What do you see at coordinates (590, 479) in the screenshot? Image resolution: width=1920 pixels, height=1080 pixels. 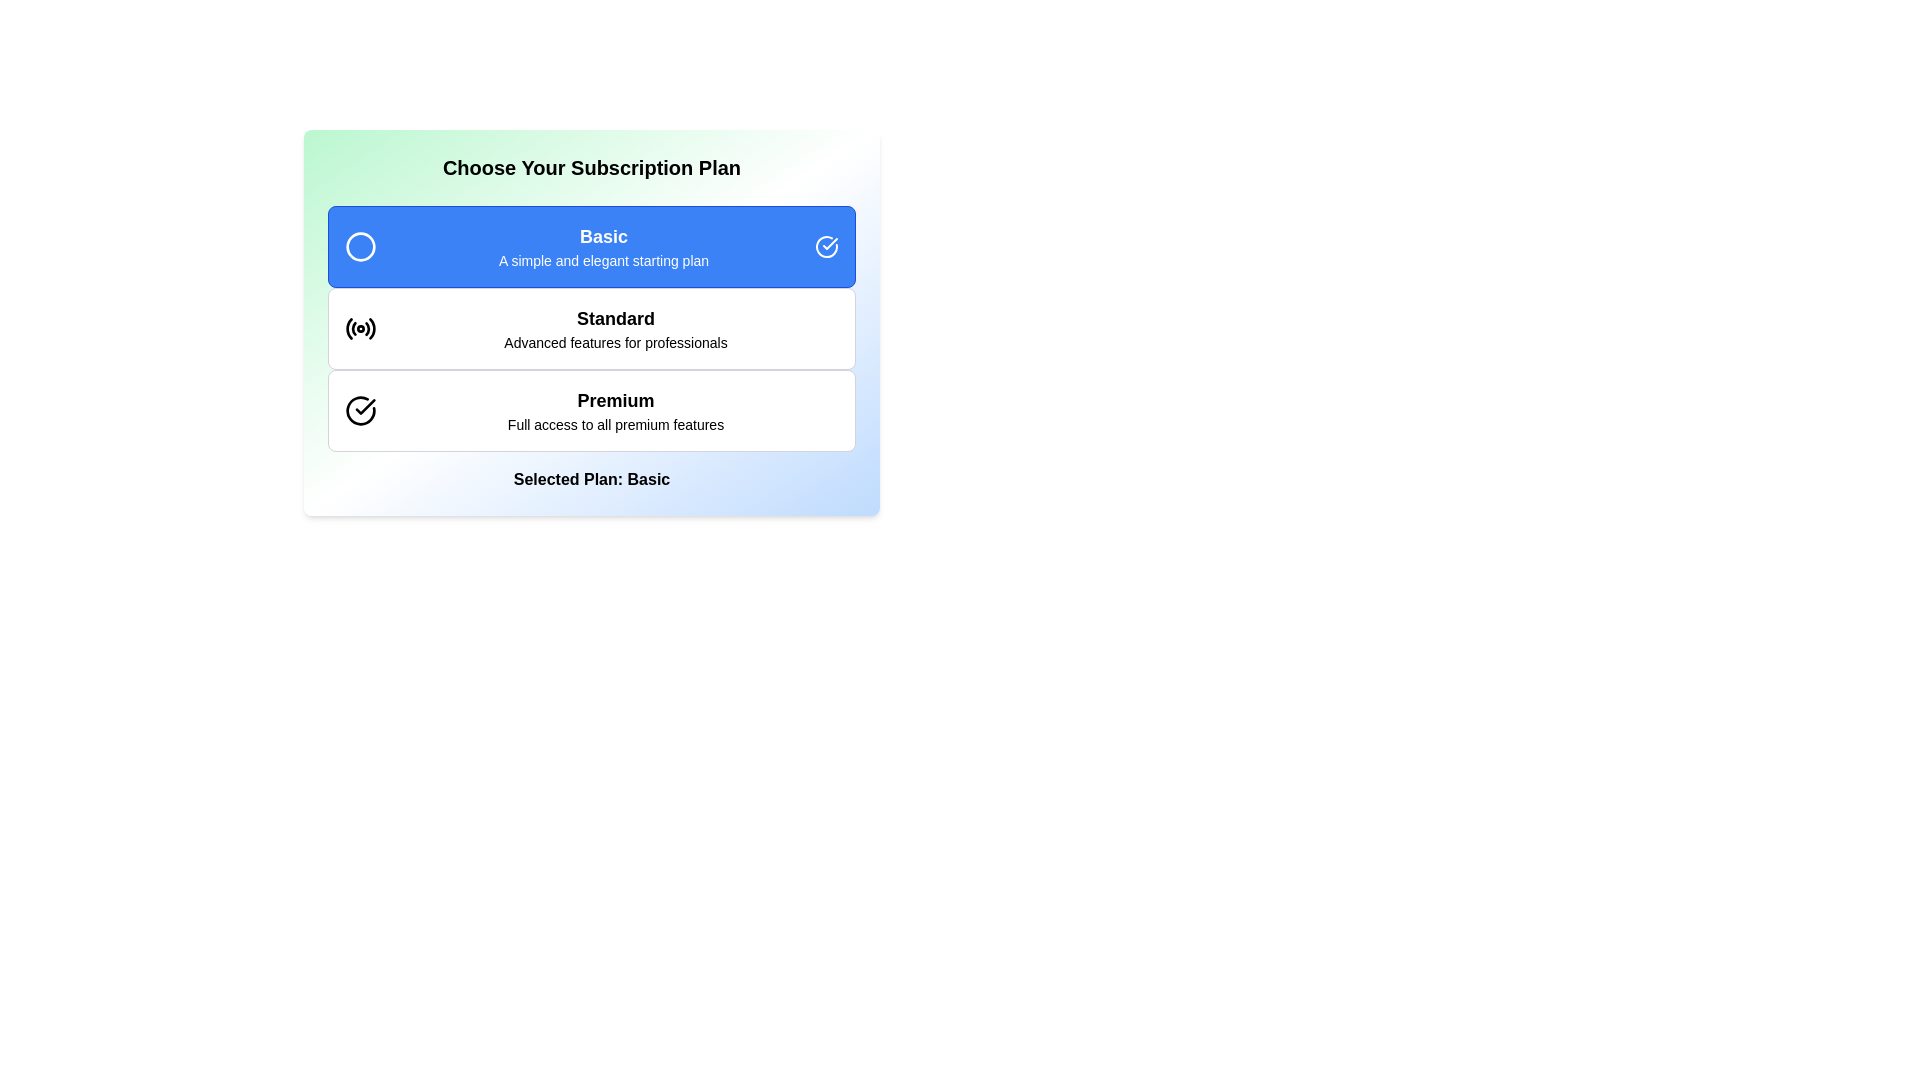 I see `the text label reading 'Selected Plan: Basic'` at bounding box center [590, 479].